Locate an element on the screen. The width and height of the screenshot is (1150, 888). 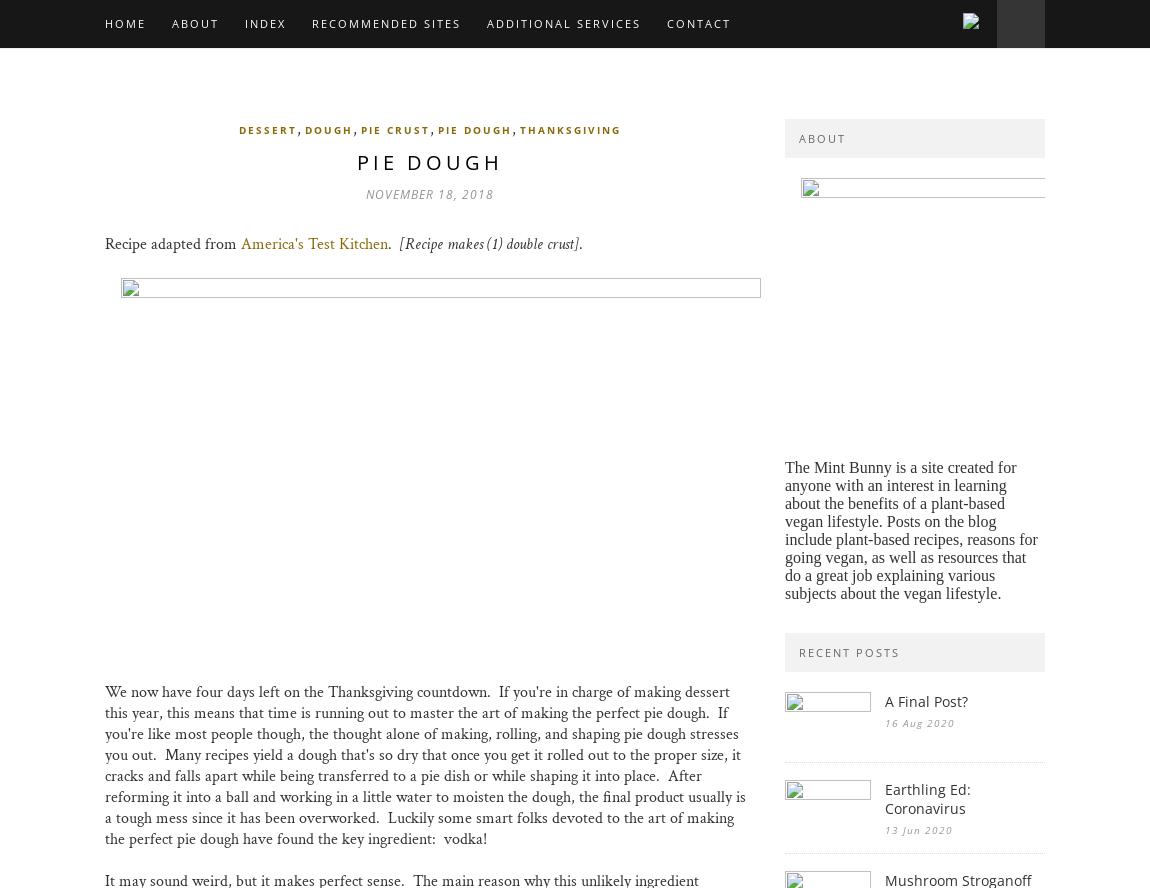
'A Final Post?' is located at coordinates (926, 701).